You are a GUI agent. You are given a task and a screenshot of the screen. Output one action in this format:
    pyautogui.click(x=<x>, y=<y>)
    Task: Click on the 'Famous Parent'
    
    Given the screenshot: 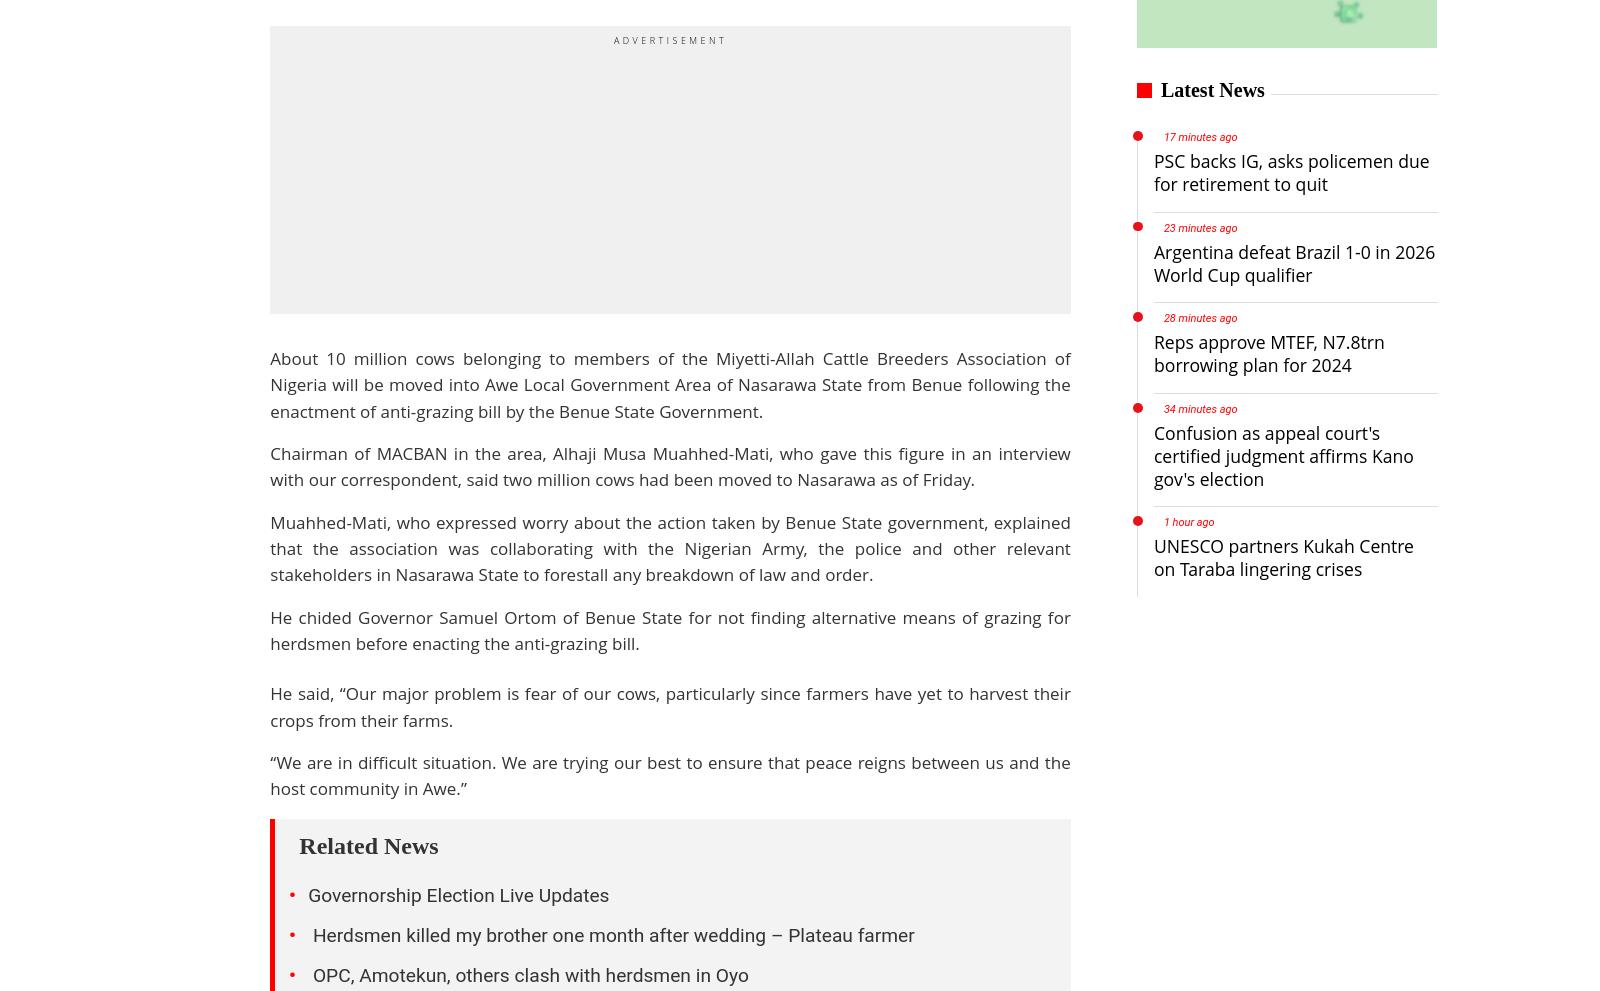 What is the action you would take?
    pyautogui.click(x=755, y=888)
    